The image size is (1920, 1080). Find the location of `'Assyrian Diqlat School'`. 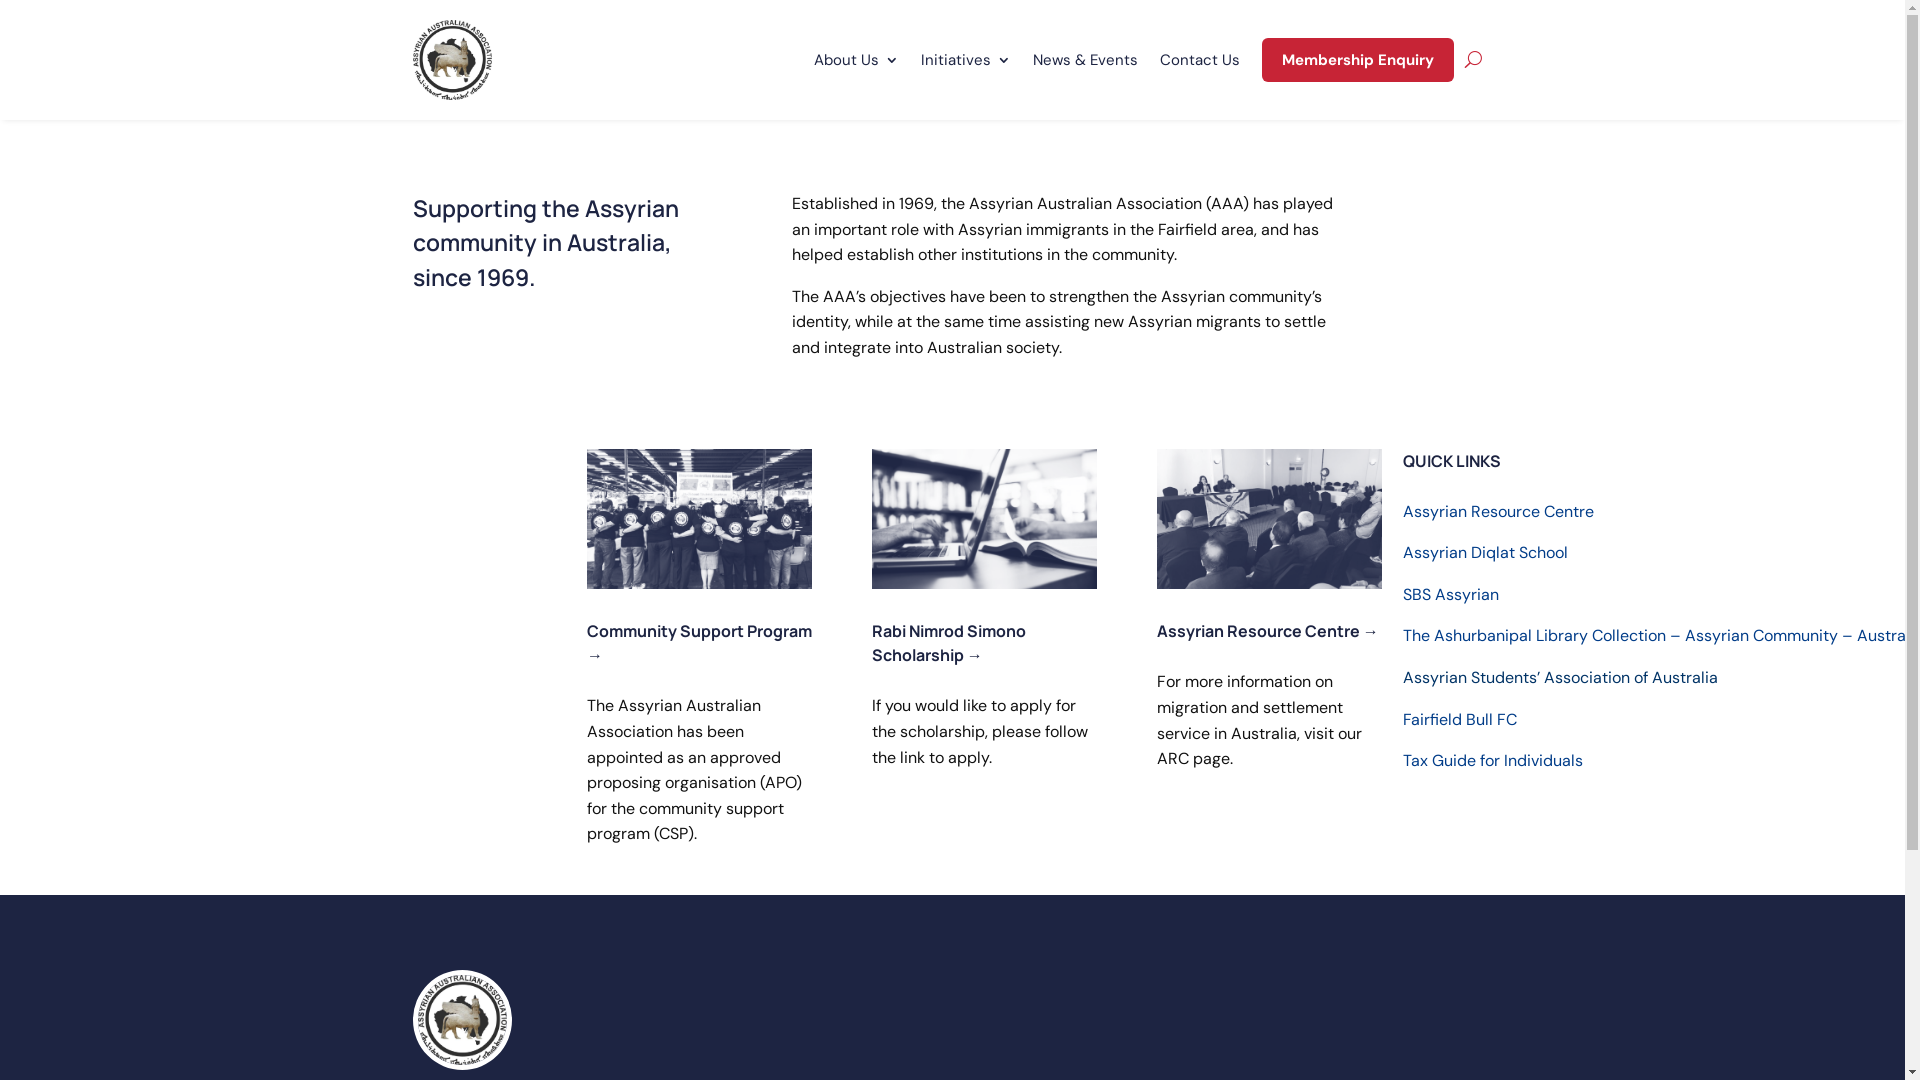

'Assyrian Diqlat School' is located at coordinates (1485, 552).